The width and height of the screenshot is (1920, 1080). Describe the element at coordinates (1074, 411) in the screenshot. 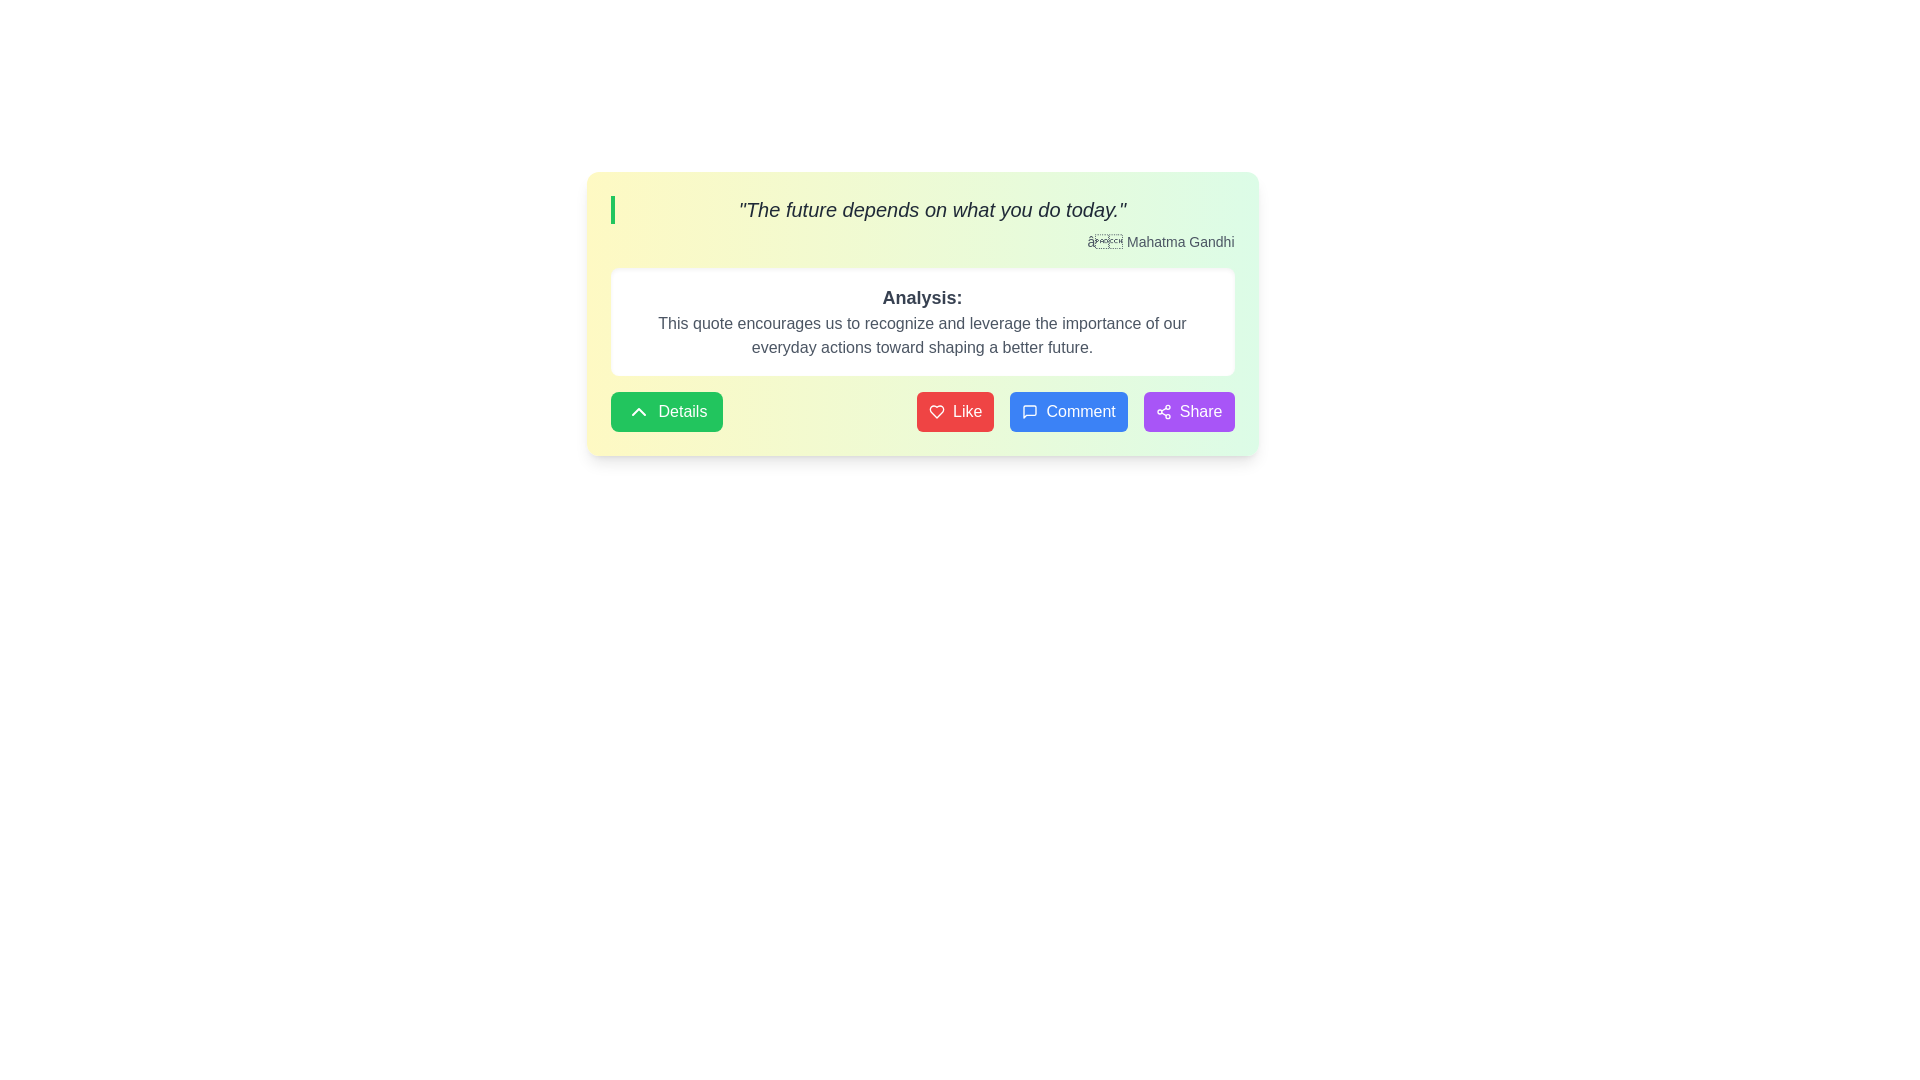

I see `the 'Comment' button, which is a rectangular button with a blue background and white text, featuring a speech bubble icon on the left, located between the 'Like' and 'Share' buttons` at that location.